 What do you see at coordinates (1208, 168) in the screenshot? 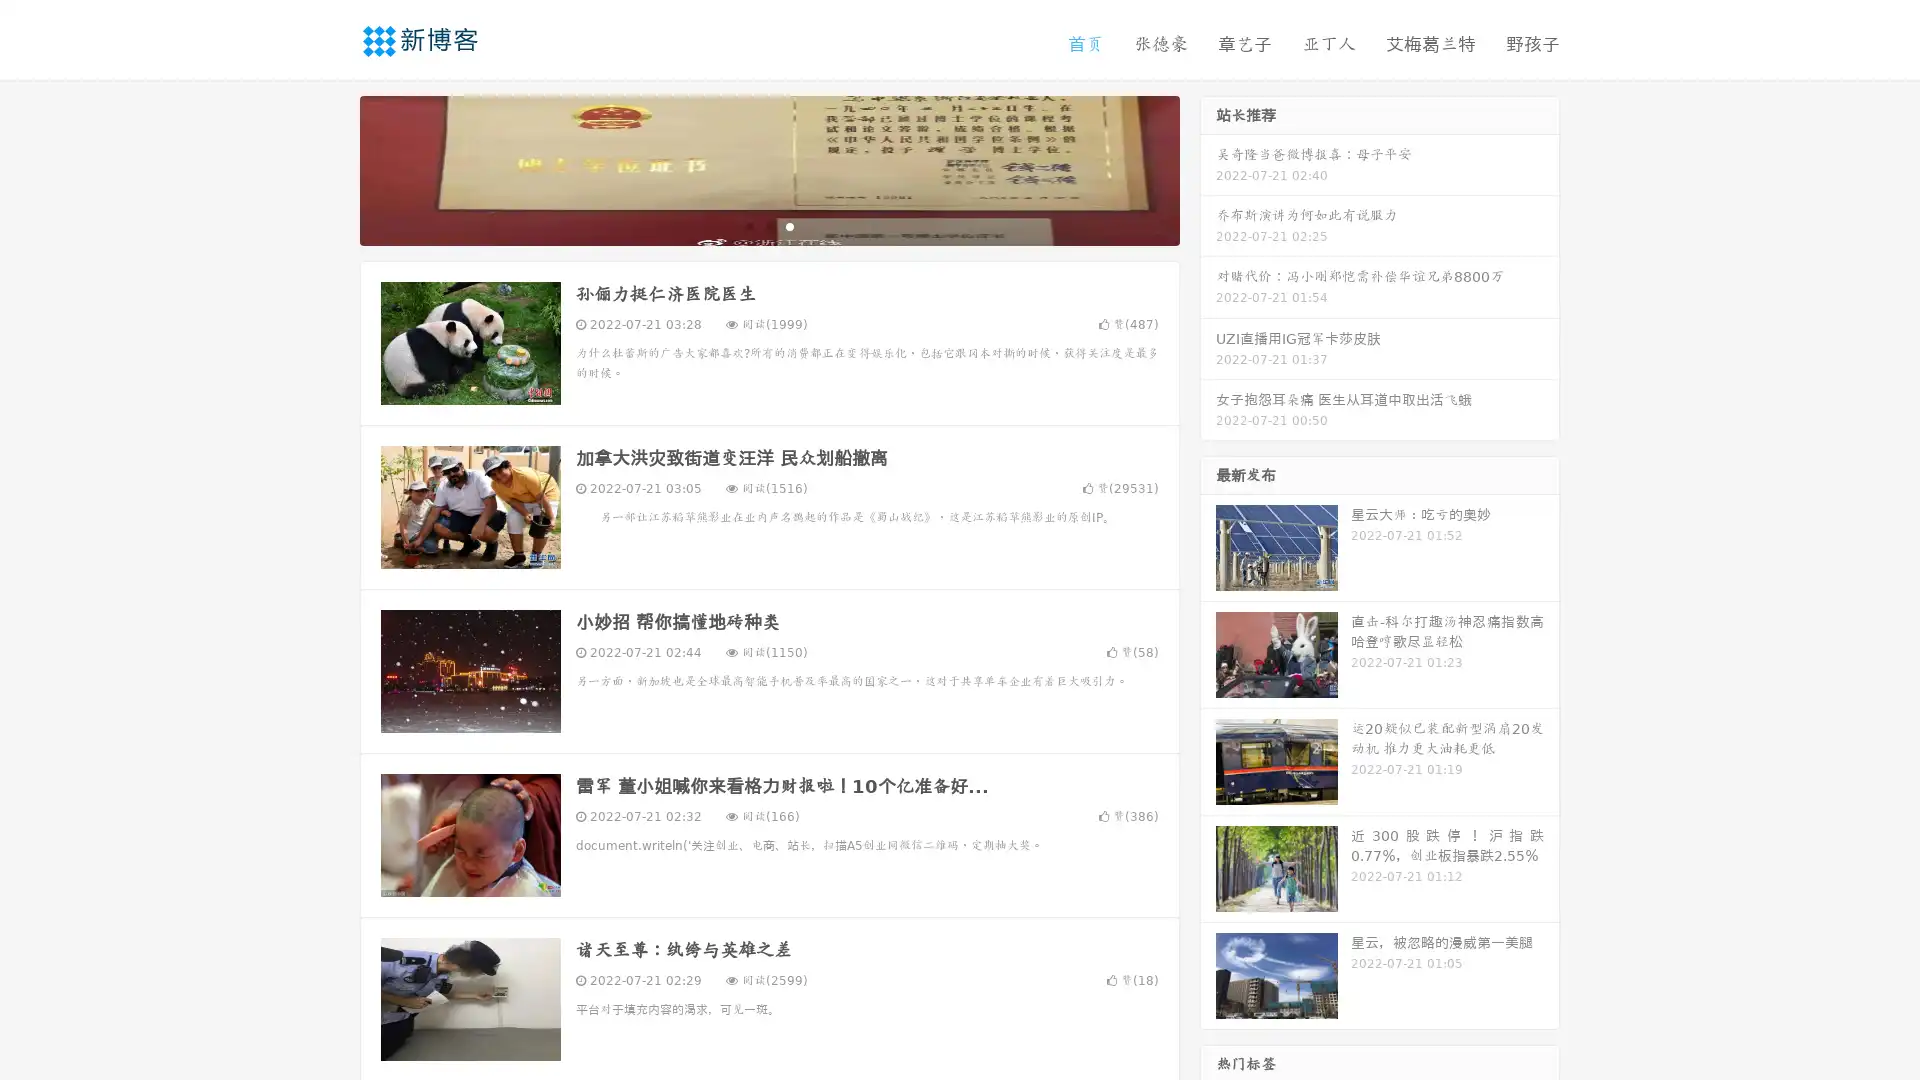
I see `Next slide` at bounding box center [1208, 168].